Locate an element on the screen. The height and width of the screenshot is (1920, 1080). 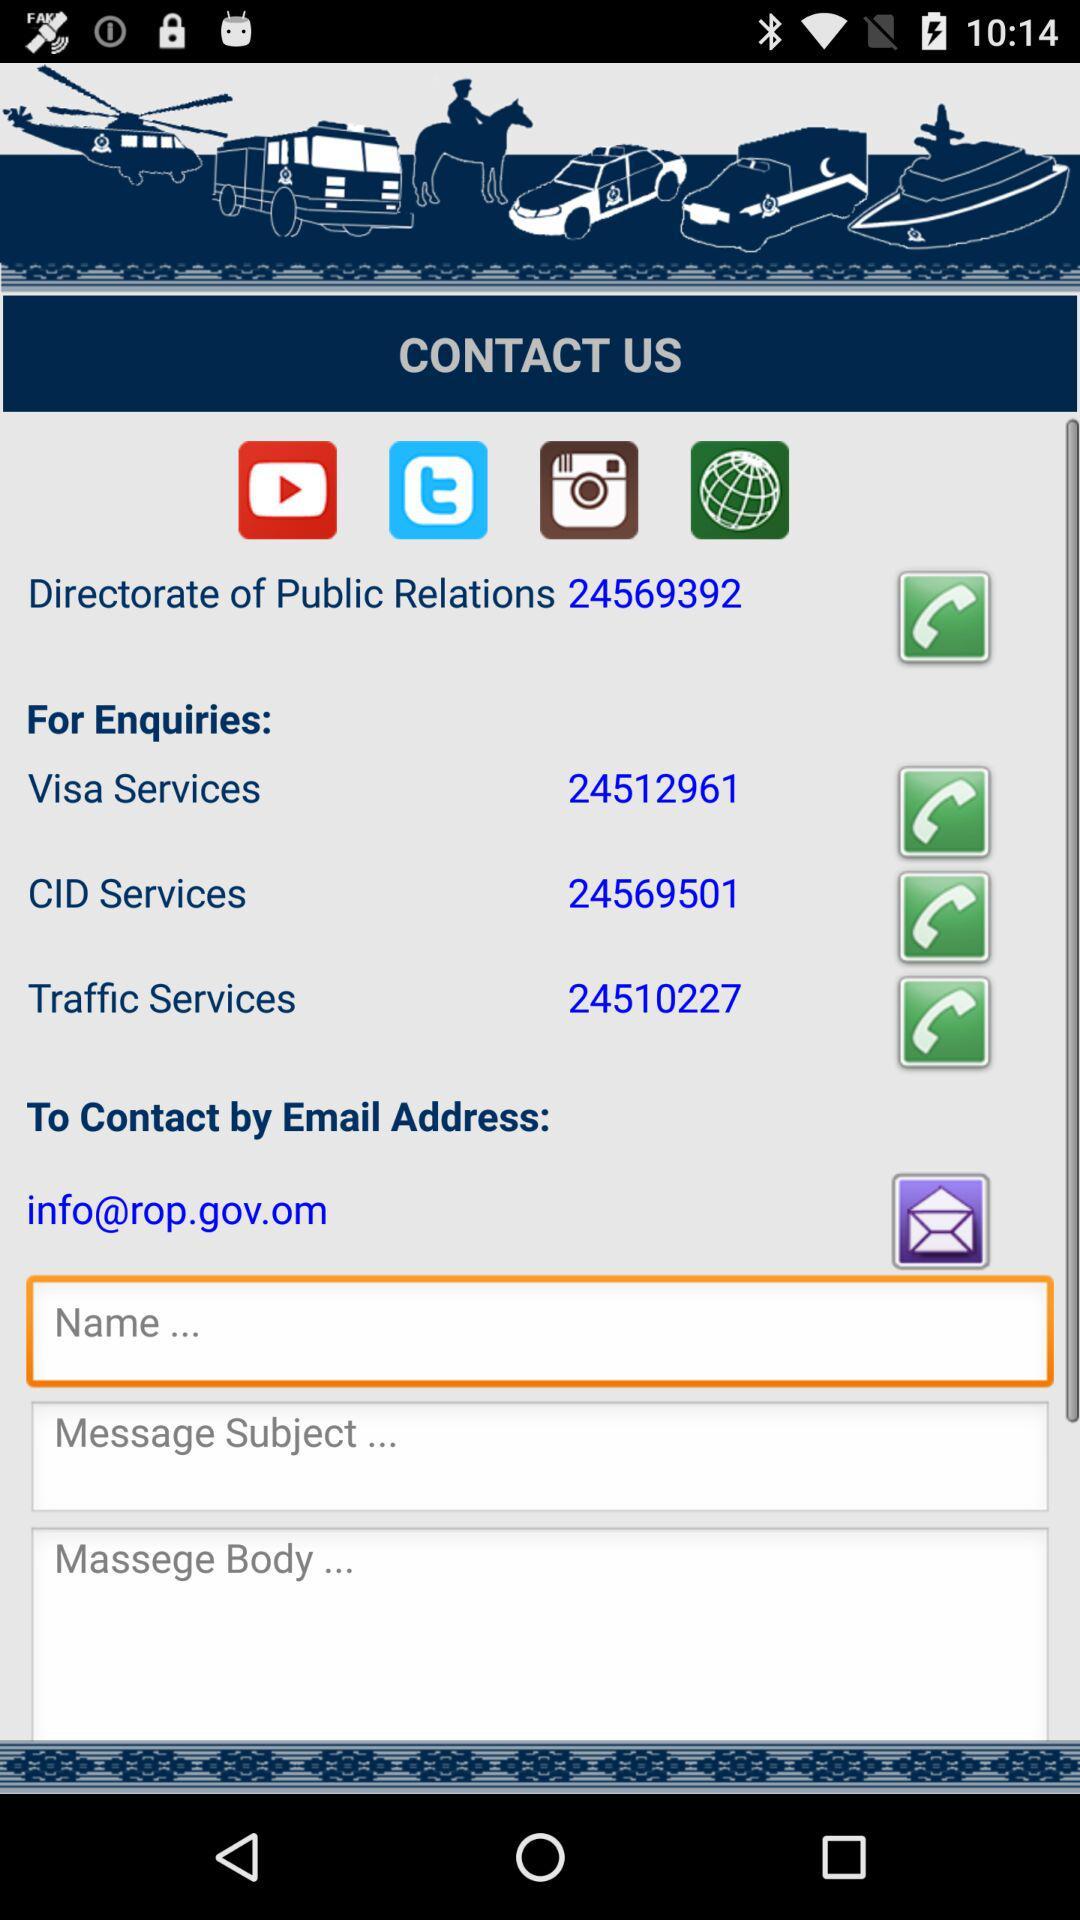
link to instagram is located at coordinates (588, 490).